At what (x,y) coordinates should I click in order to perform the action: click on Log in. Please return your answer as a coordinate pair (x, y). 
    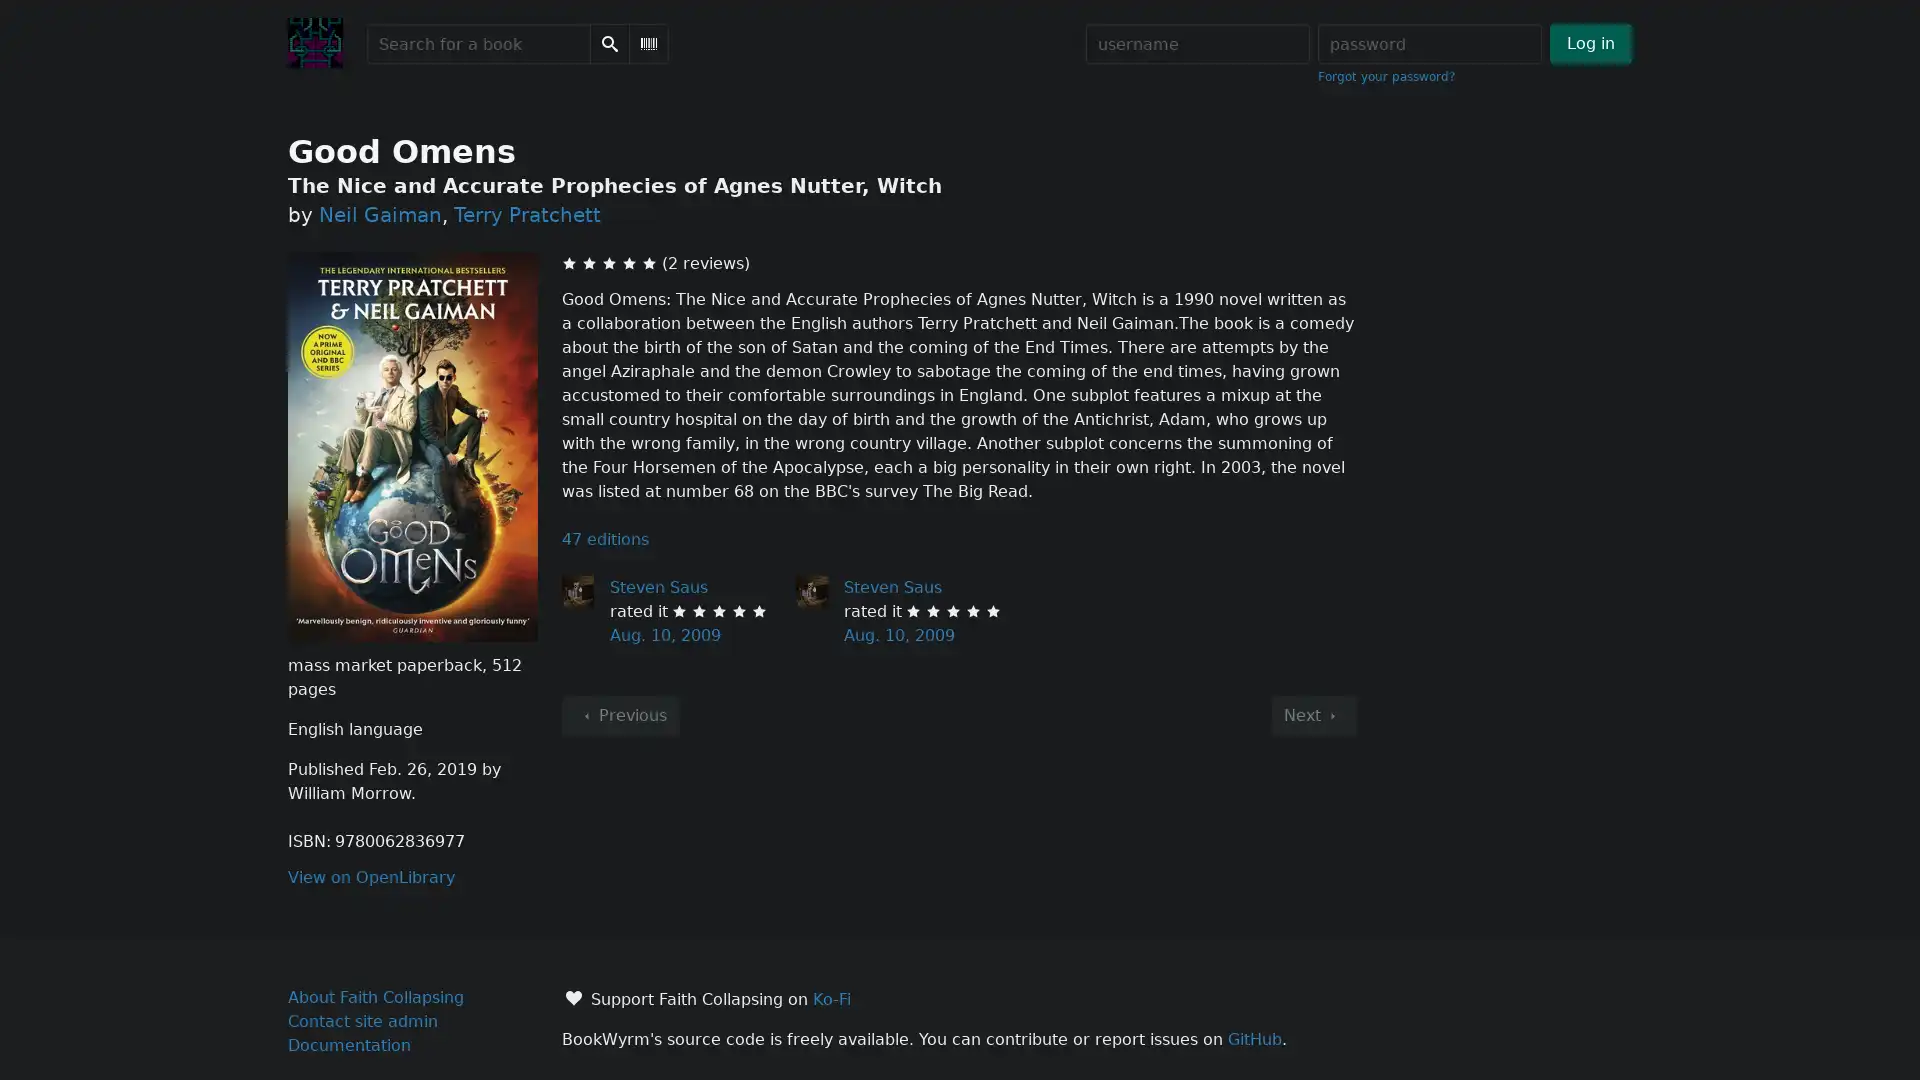
    Looking at the image, I should click on (1589, 43).